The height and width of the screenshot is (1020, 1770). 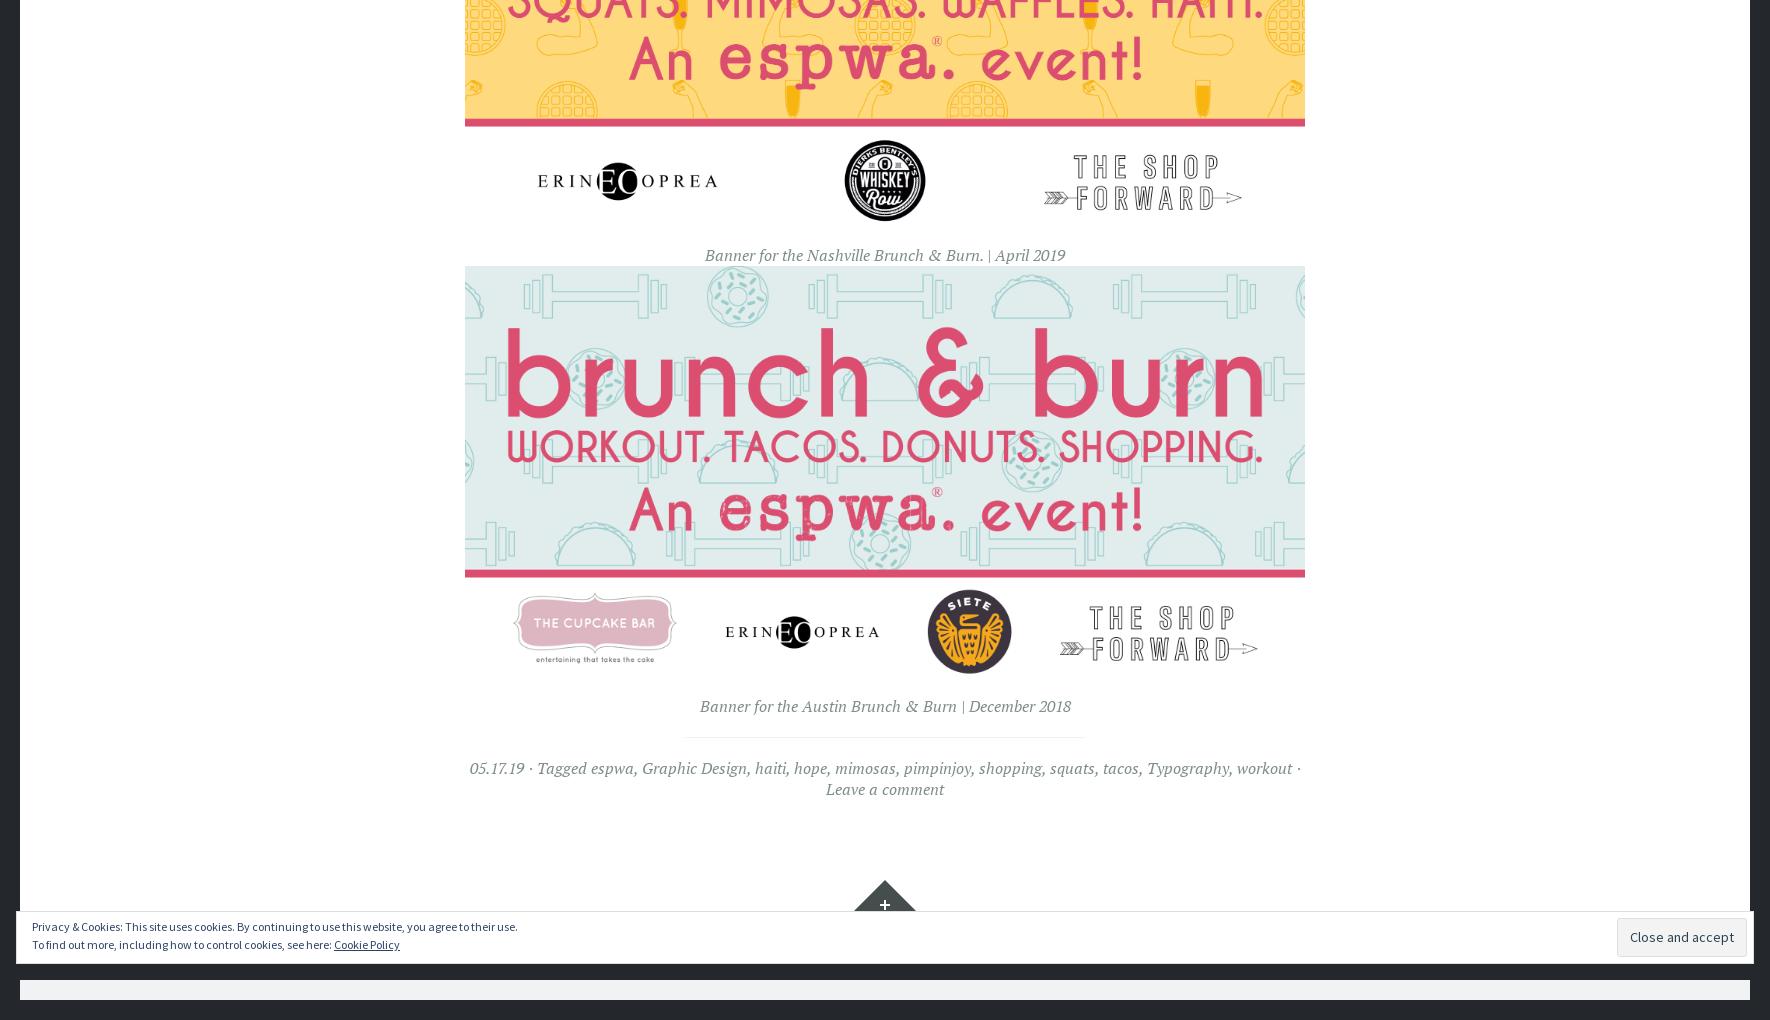 What do you see at coordinates (692, 766) in the screenshot?
I see `'Graphic Design'` at bounding box center [692, 766].